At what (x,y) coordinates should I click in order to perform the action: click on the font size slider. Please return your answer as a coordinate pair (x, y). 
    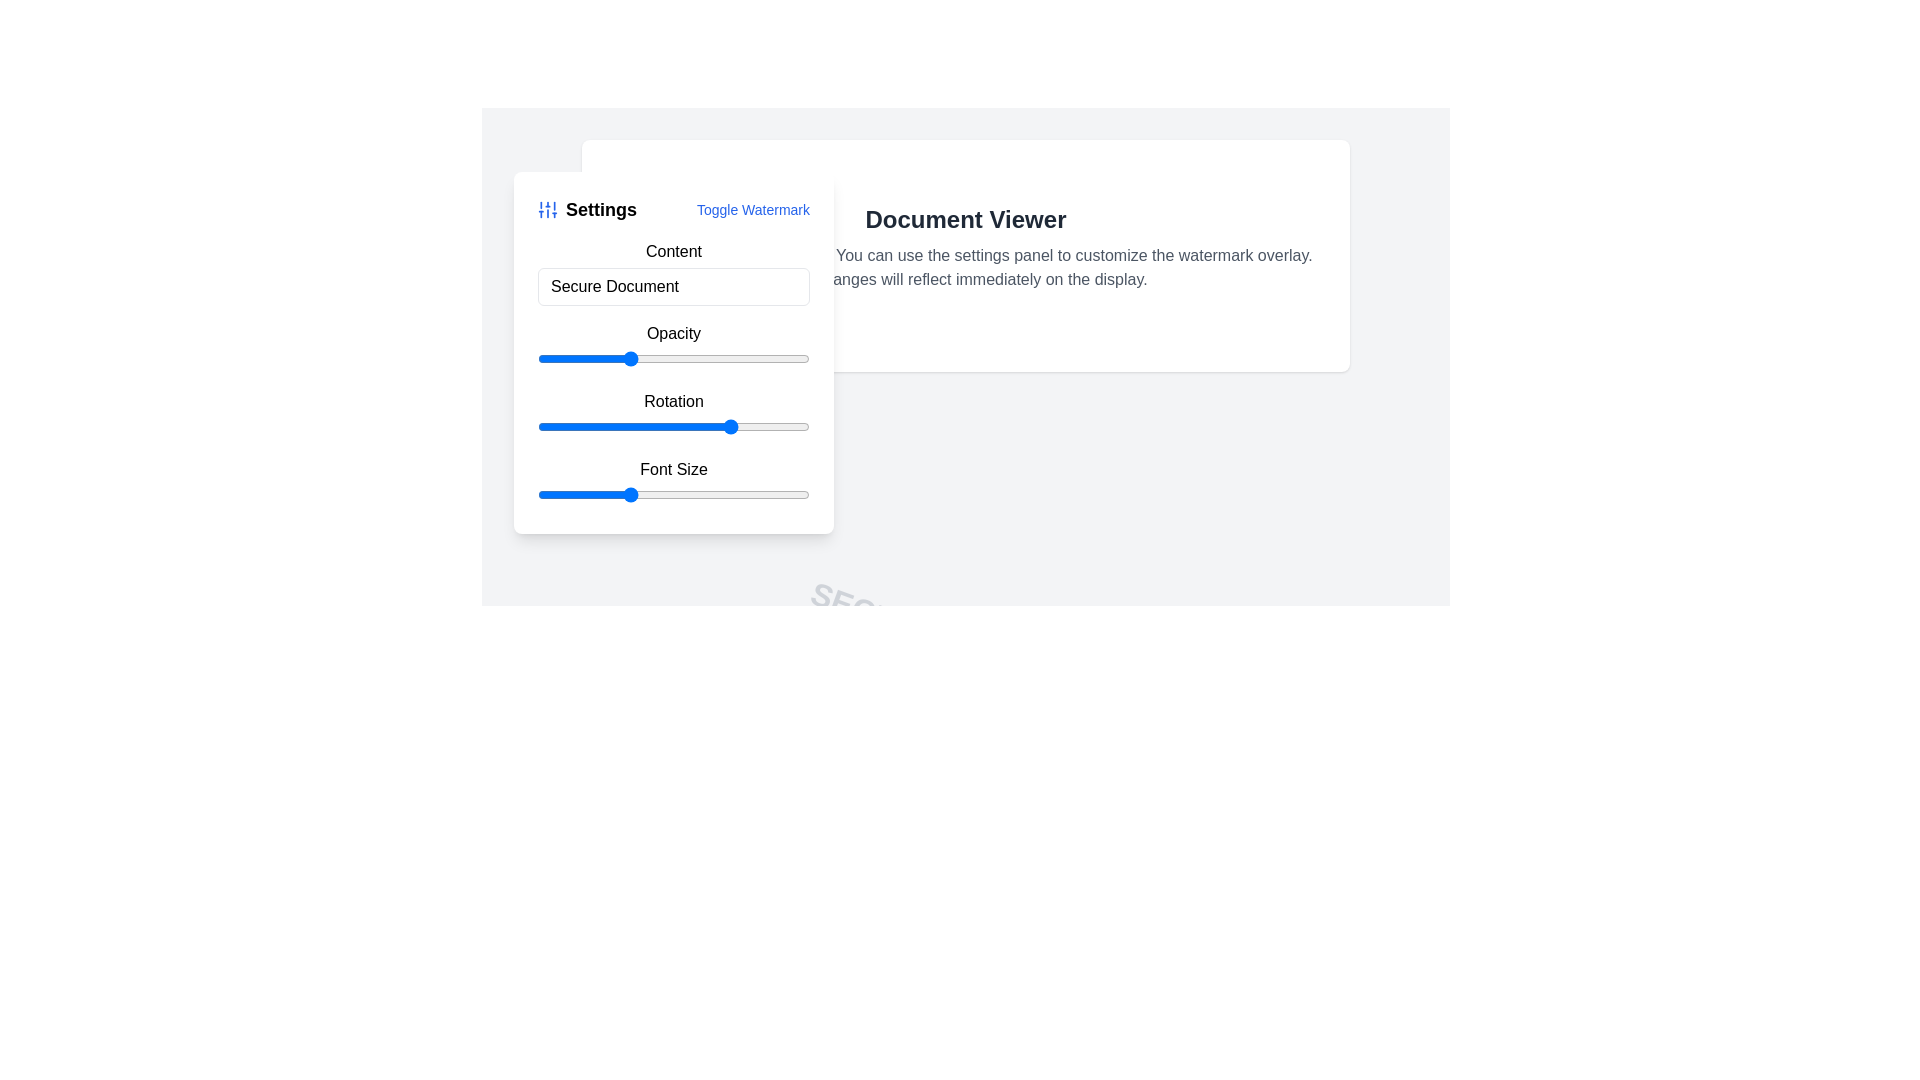
    Looking at the image, I should click on (549, 494).